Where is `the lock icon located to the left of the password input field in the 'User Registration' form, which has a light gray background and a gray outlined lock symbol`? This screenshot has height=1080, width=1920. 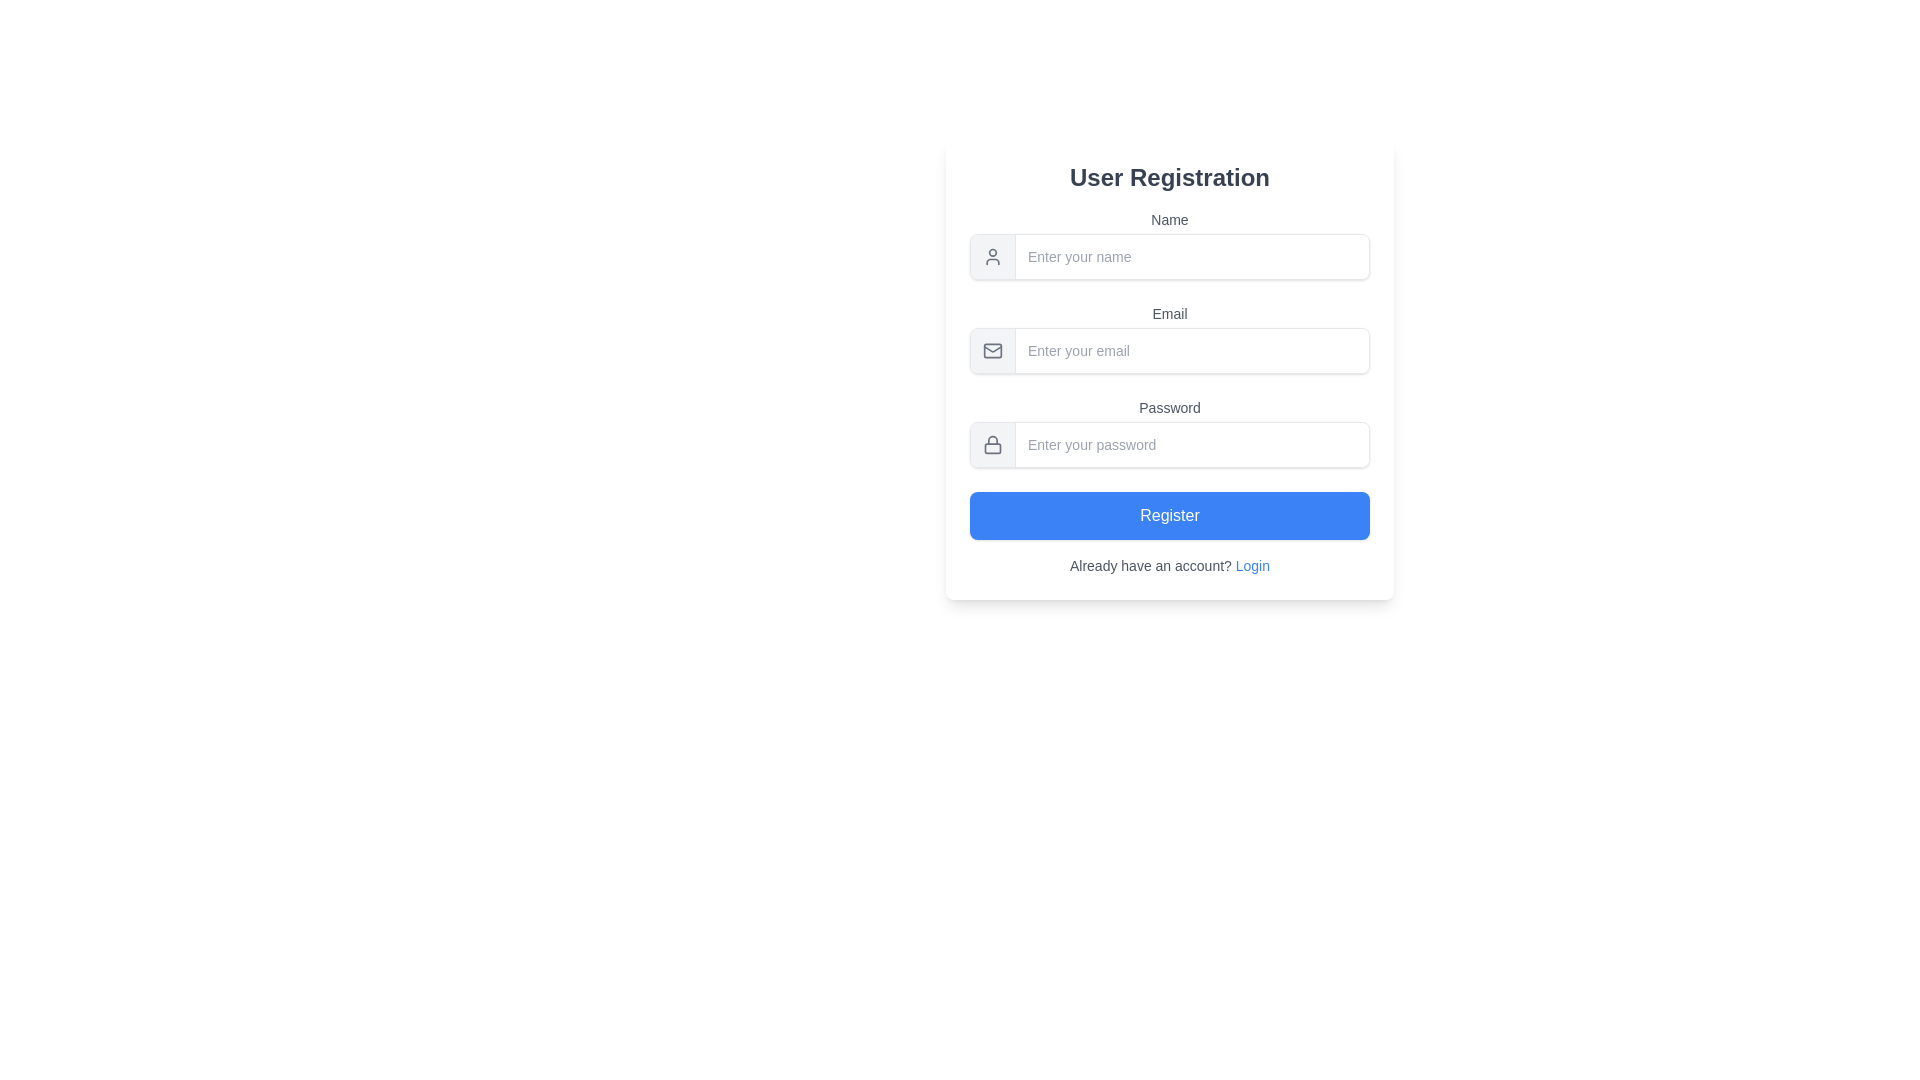 the lock icon located to the left of the password input field in the 'User Registration' form, which has a light gray background and a gray outlined lock symbol is located at coordinates (993, 443).